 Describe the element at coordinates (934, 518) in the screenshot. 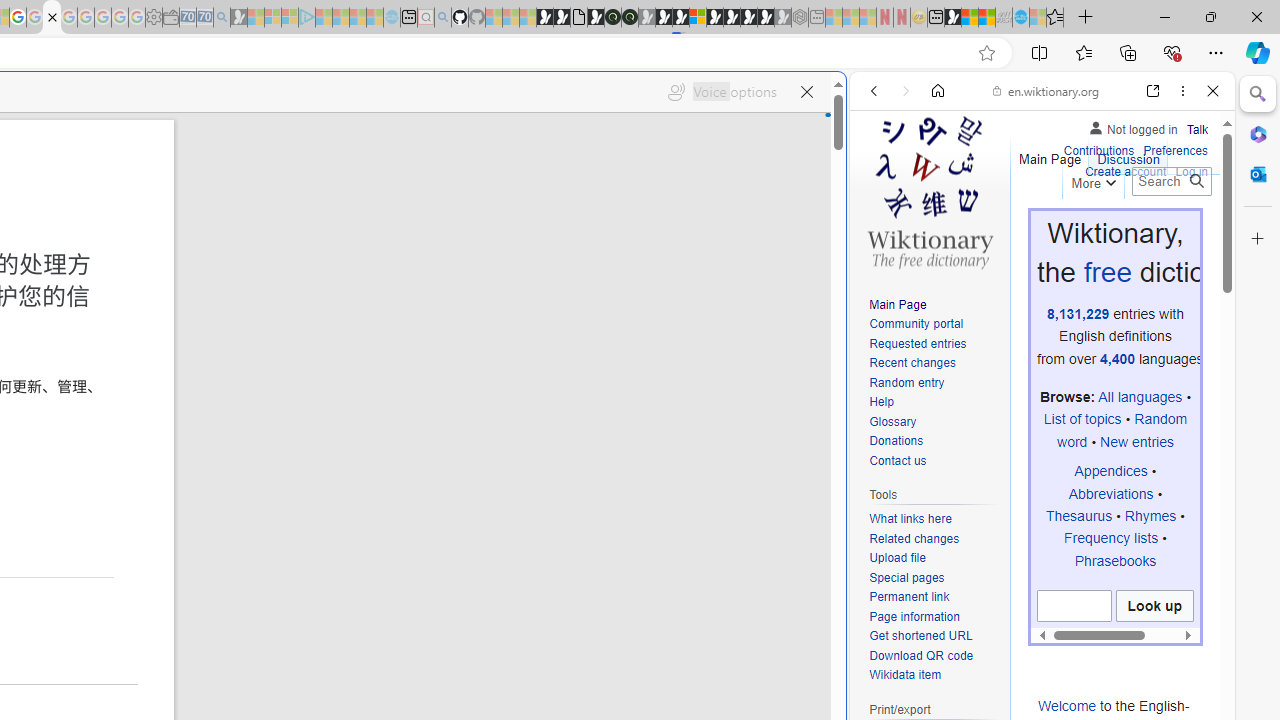

I see `'What links here'` at that location.